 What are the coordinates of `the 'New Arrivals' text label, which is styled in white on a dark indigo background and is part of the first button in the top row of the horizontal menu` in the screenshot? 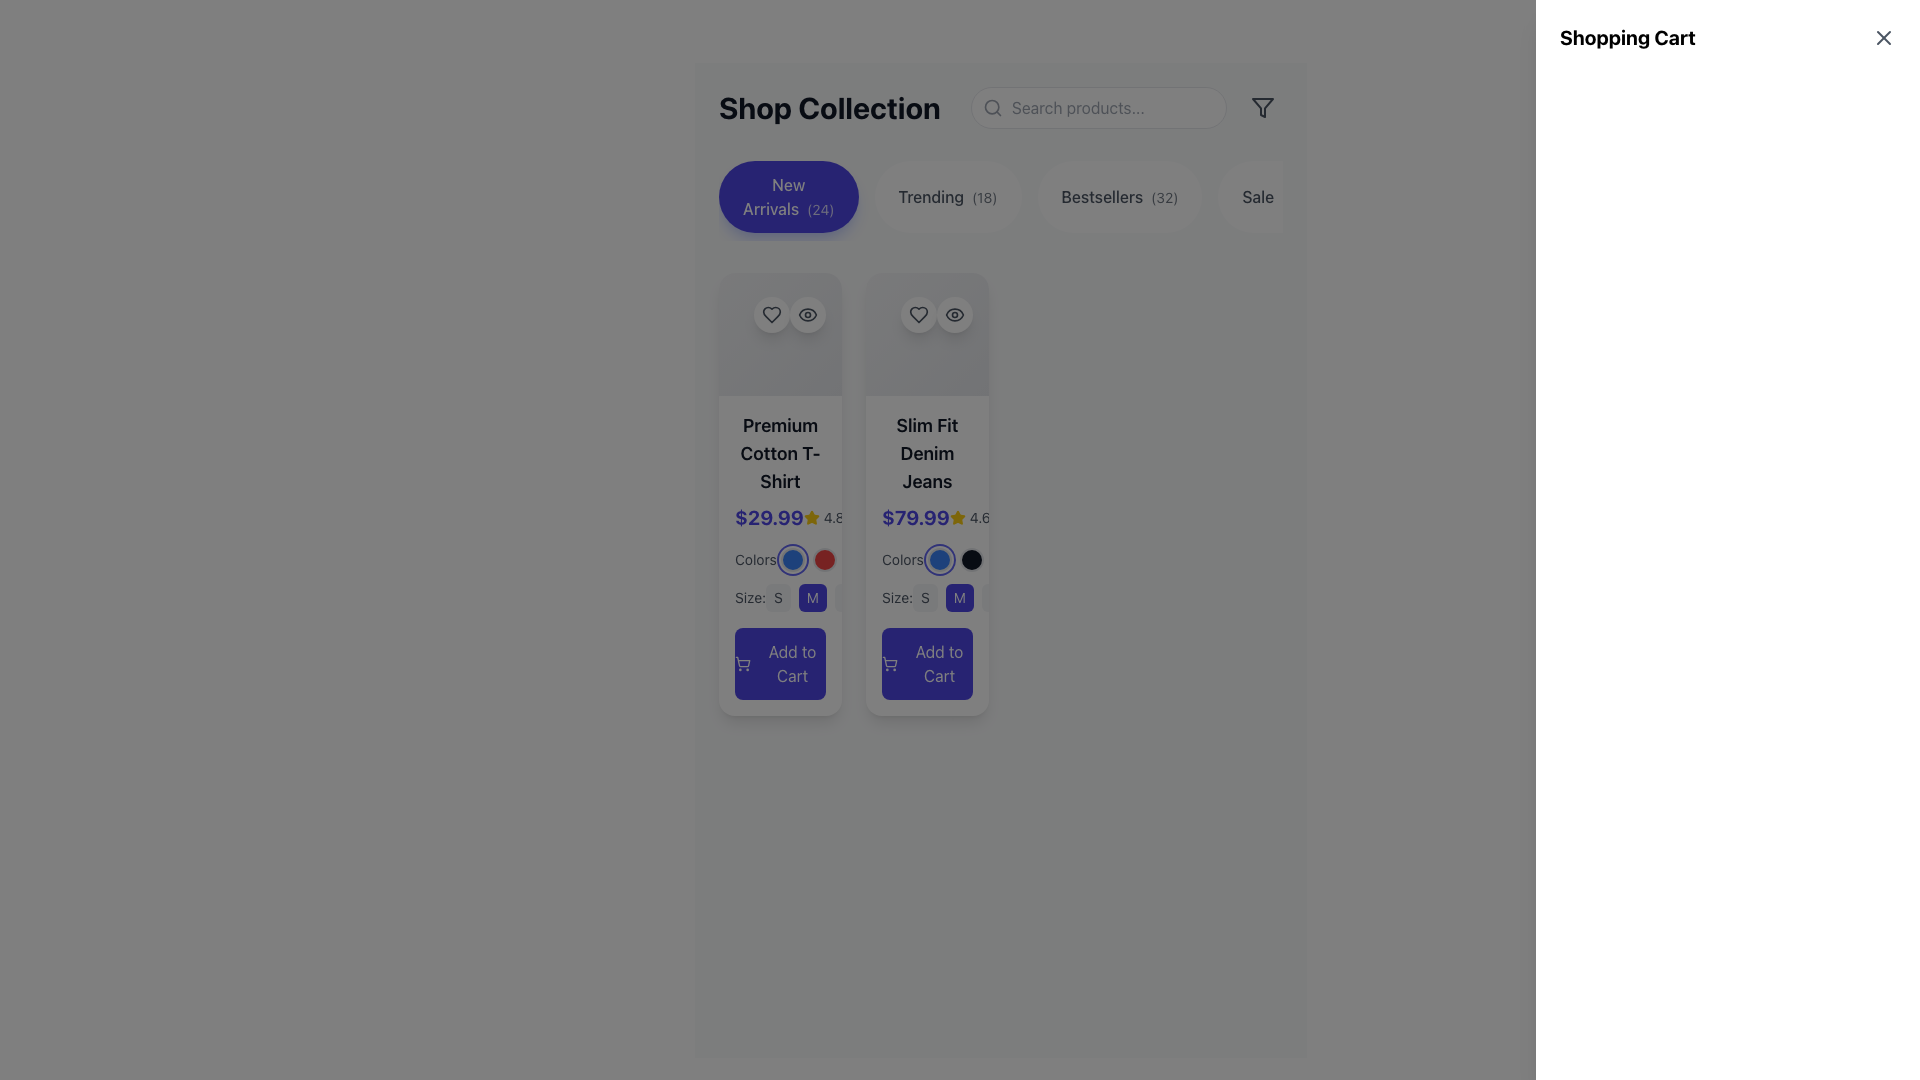 It's located at (773, 196).